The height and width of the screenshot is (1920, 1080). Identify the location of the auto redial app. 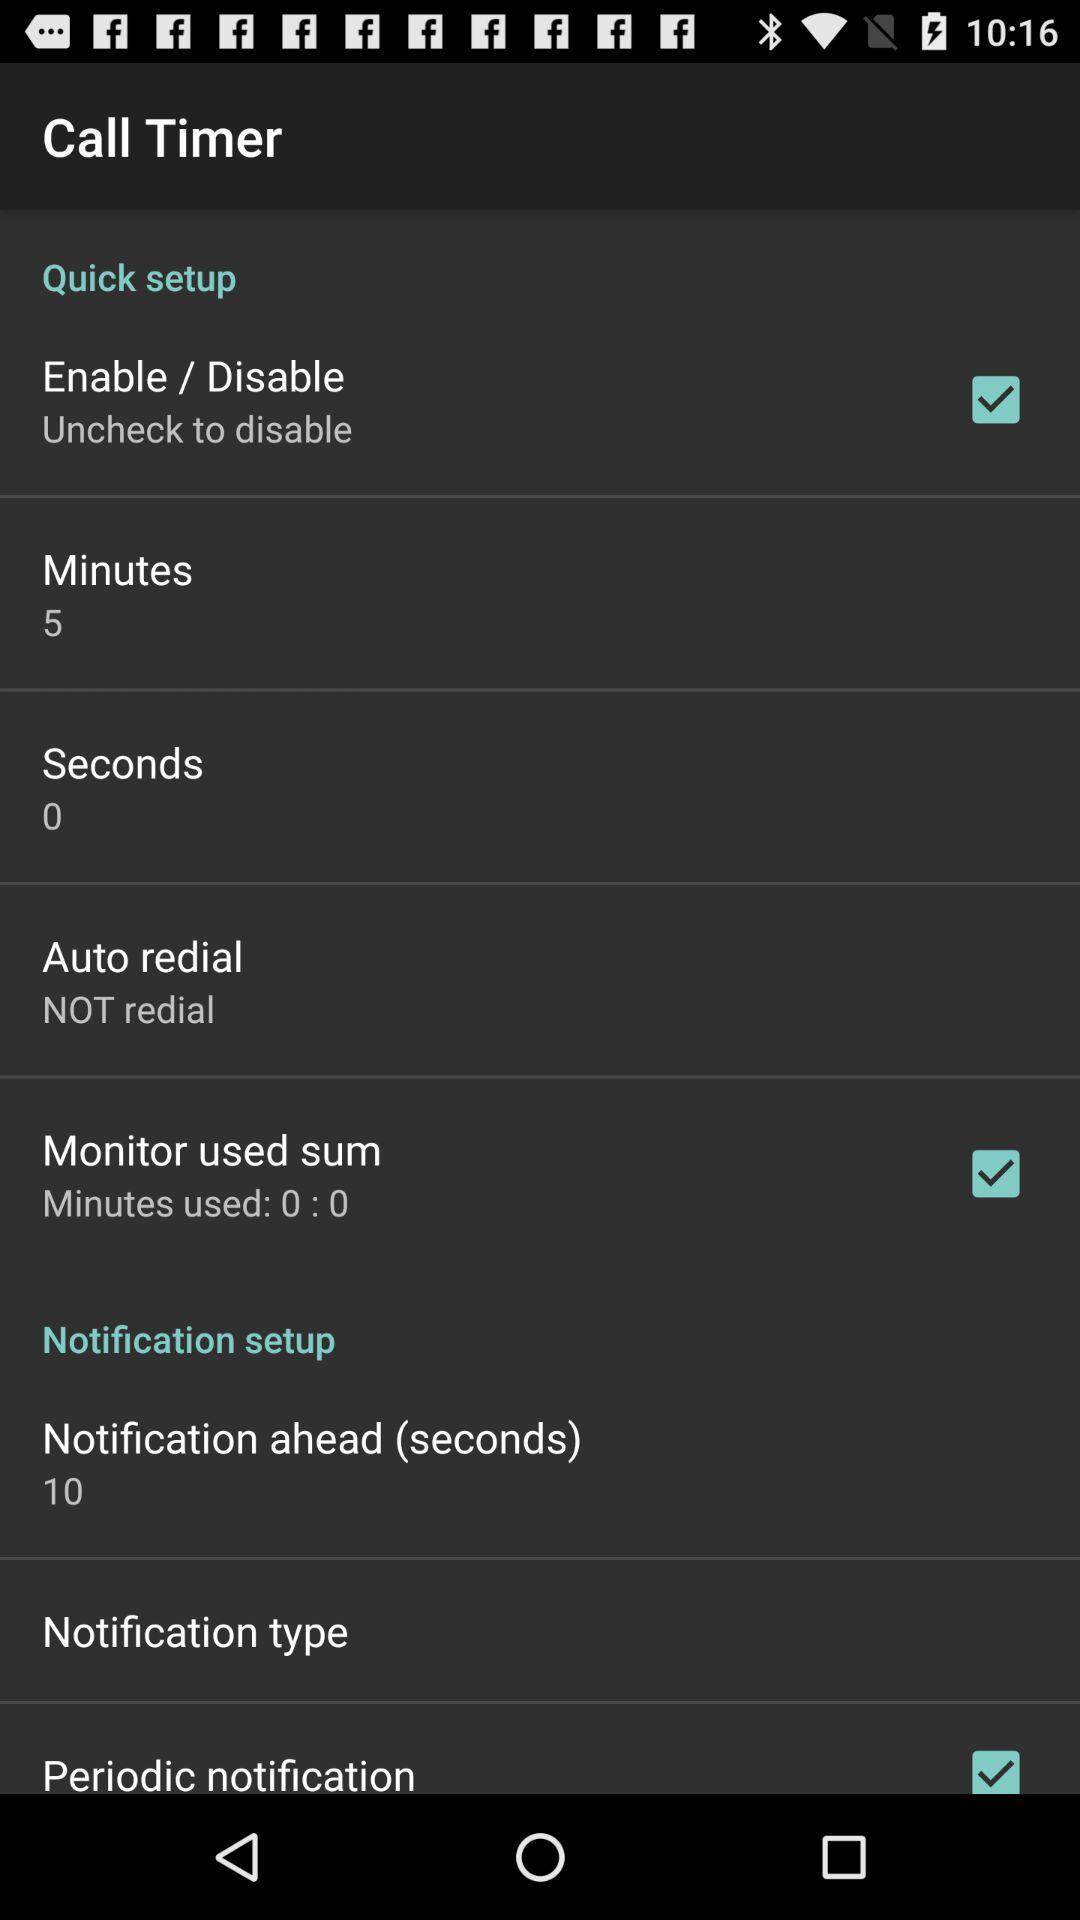
(141, 954).